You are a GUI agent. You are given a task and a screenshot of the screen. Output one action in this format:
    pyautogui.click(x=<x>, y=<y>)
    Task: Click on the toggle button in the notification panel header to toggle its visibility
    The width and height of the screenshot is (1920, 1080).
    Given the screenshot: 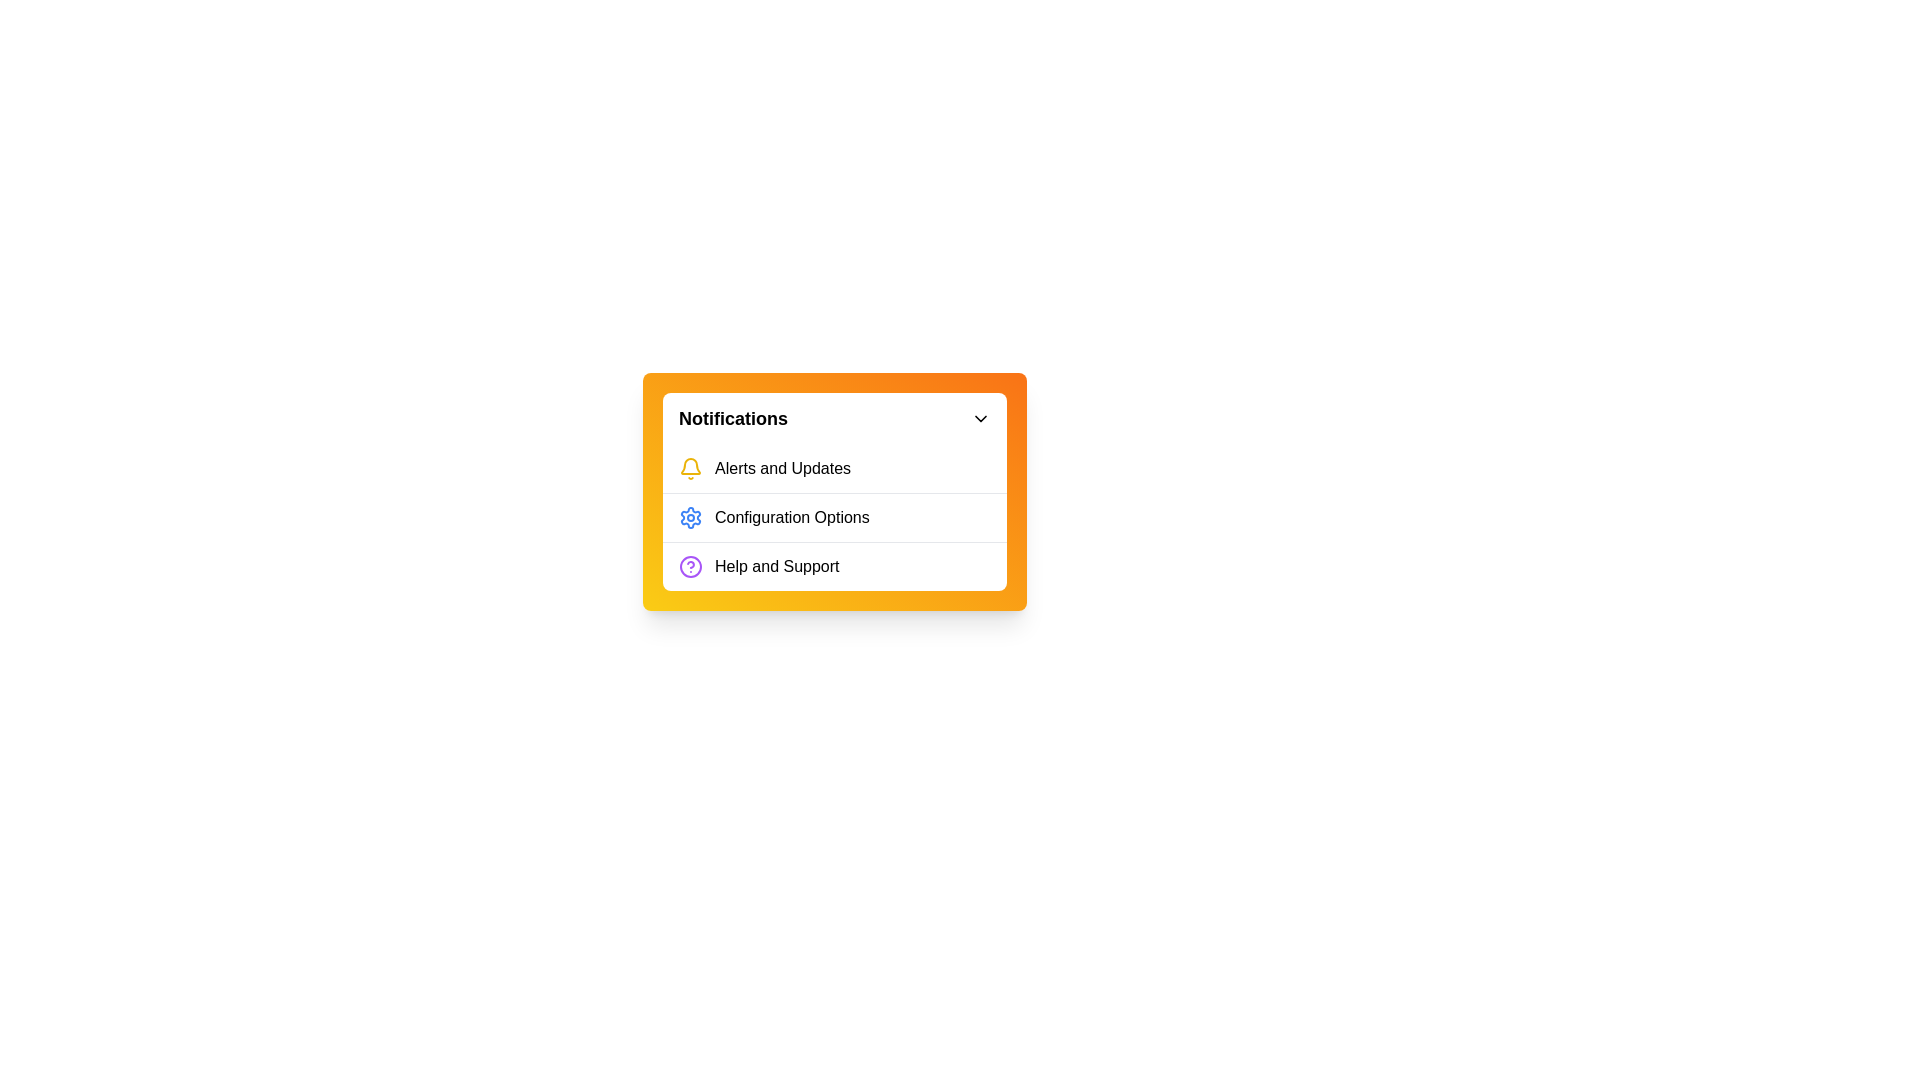 What is the action you would take?
    pyautogui.click(x=980, y=418)
    